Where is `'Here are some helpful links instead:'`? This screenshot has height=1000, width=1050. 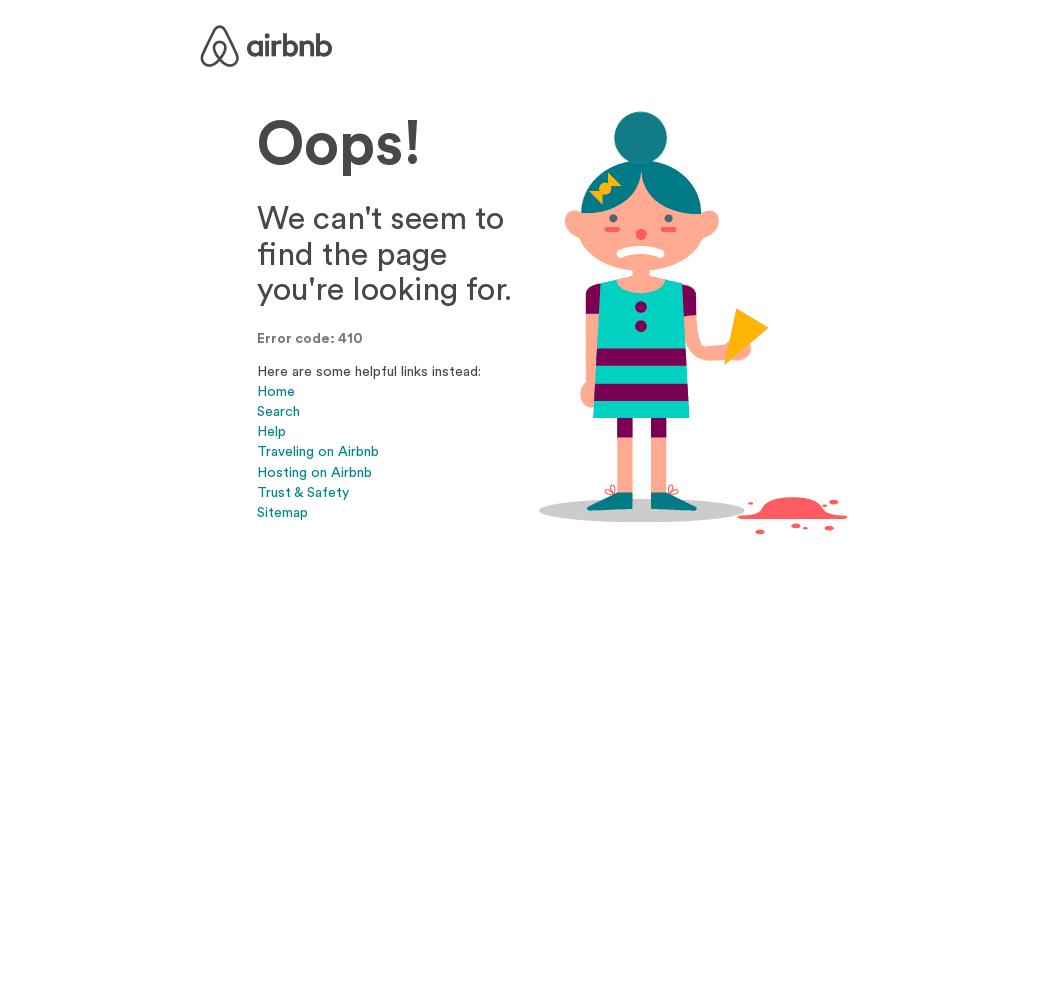
'Here are some helpful links instead:' is located at coordinates (367, 370).